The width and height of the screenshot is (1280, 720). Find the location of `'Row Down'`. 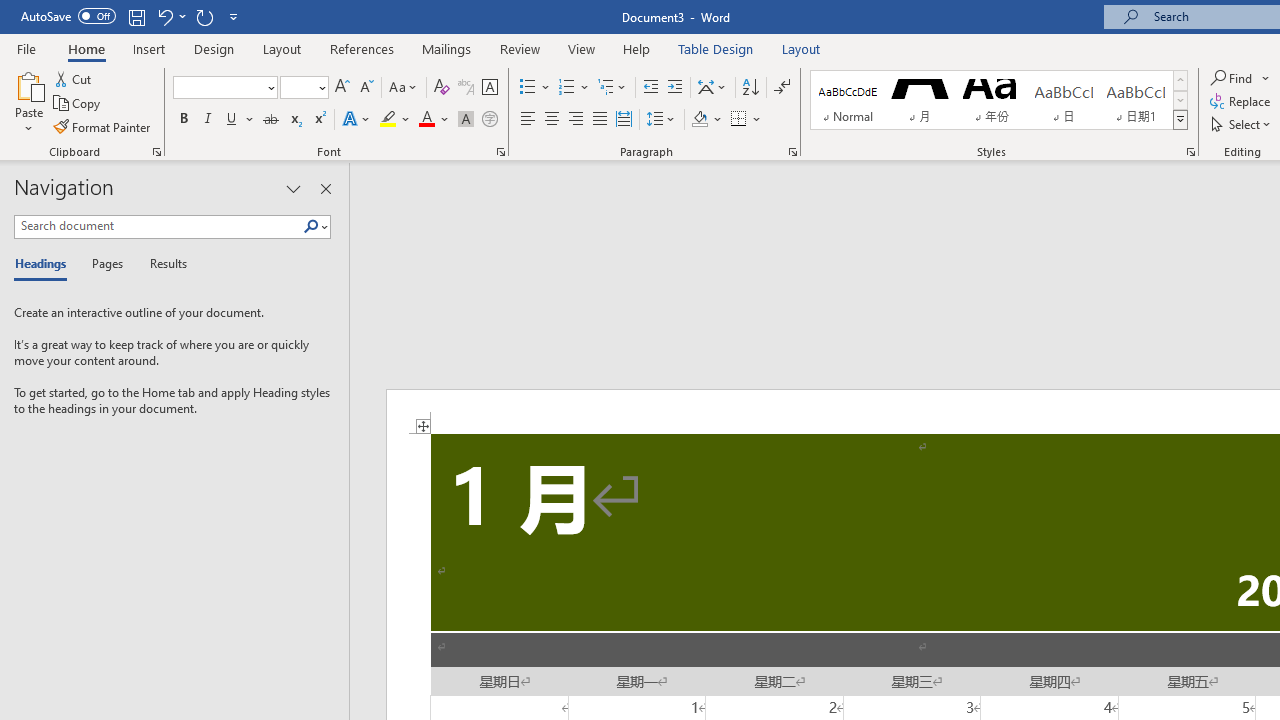

'Row Down' is located at coordinates (1180, 100).